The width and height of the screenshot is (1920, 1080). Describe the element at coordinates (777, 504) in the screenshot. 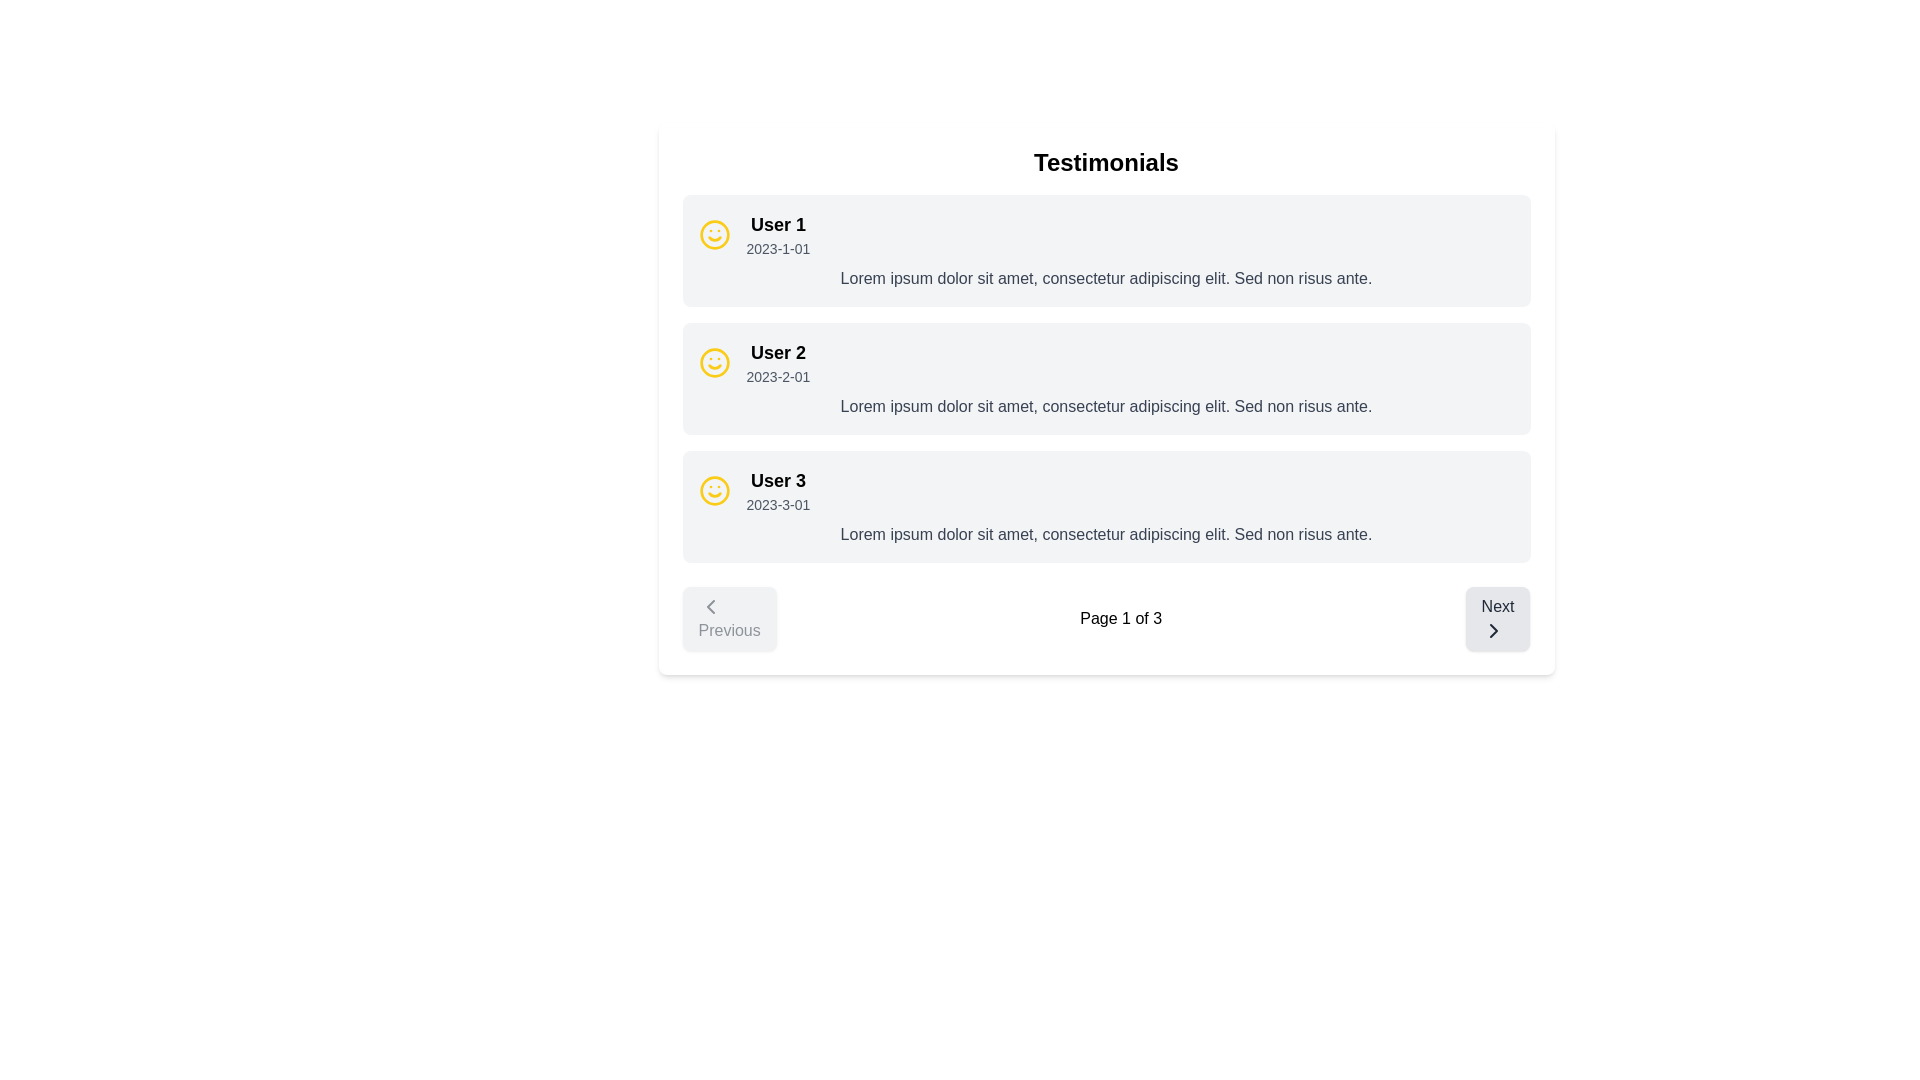

I see `the Text label displaying the date of the user testimonial for 'User 3', positioned below the username in the third testimonial entry` at that location.